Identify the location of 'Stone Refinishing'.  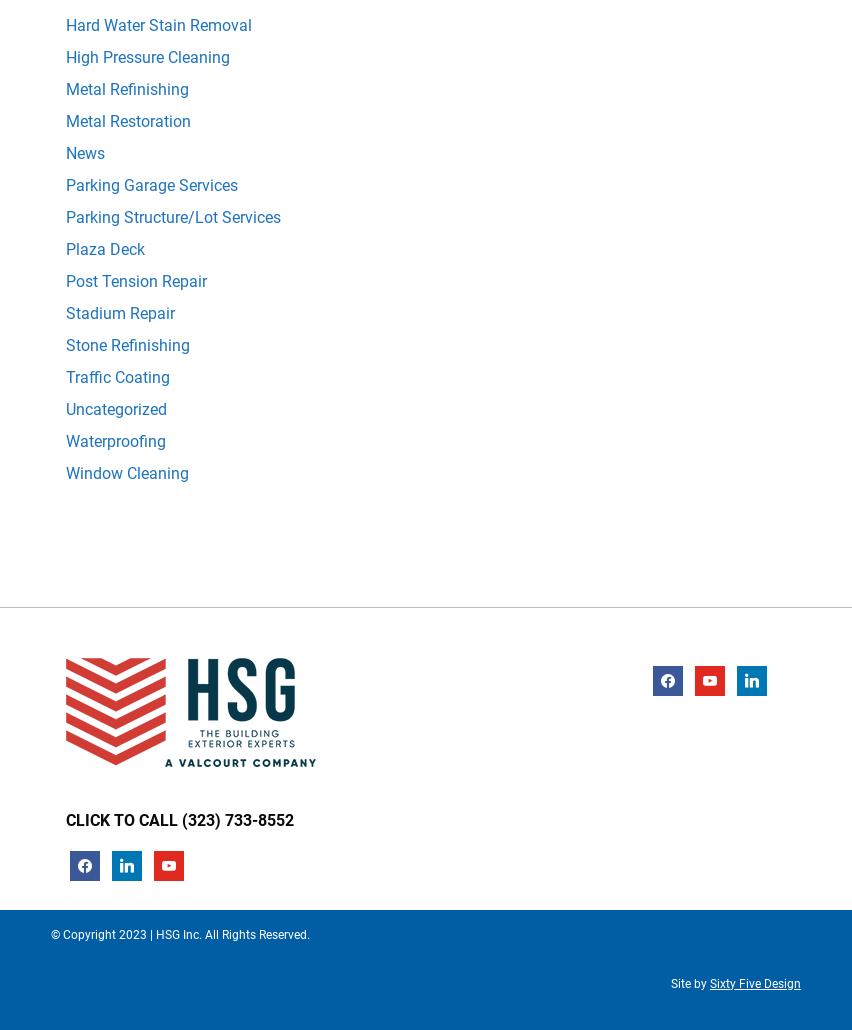
(127, 344).